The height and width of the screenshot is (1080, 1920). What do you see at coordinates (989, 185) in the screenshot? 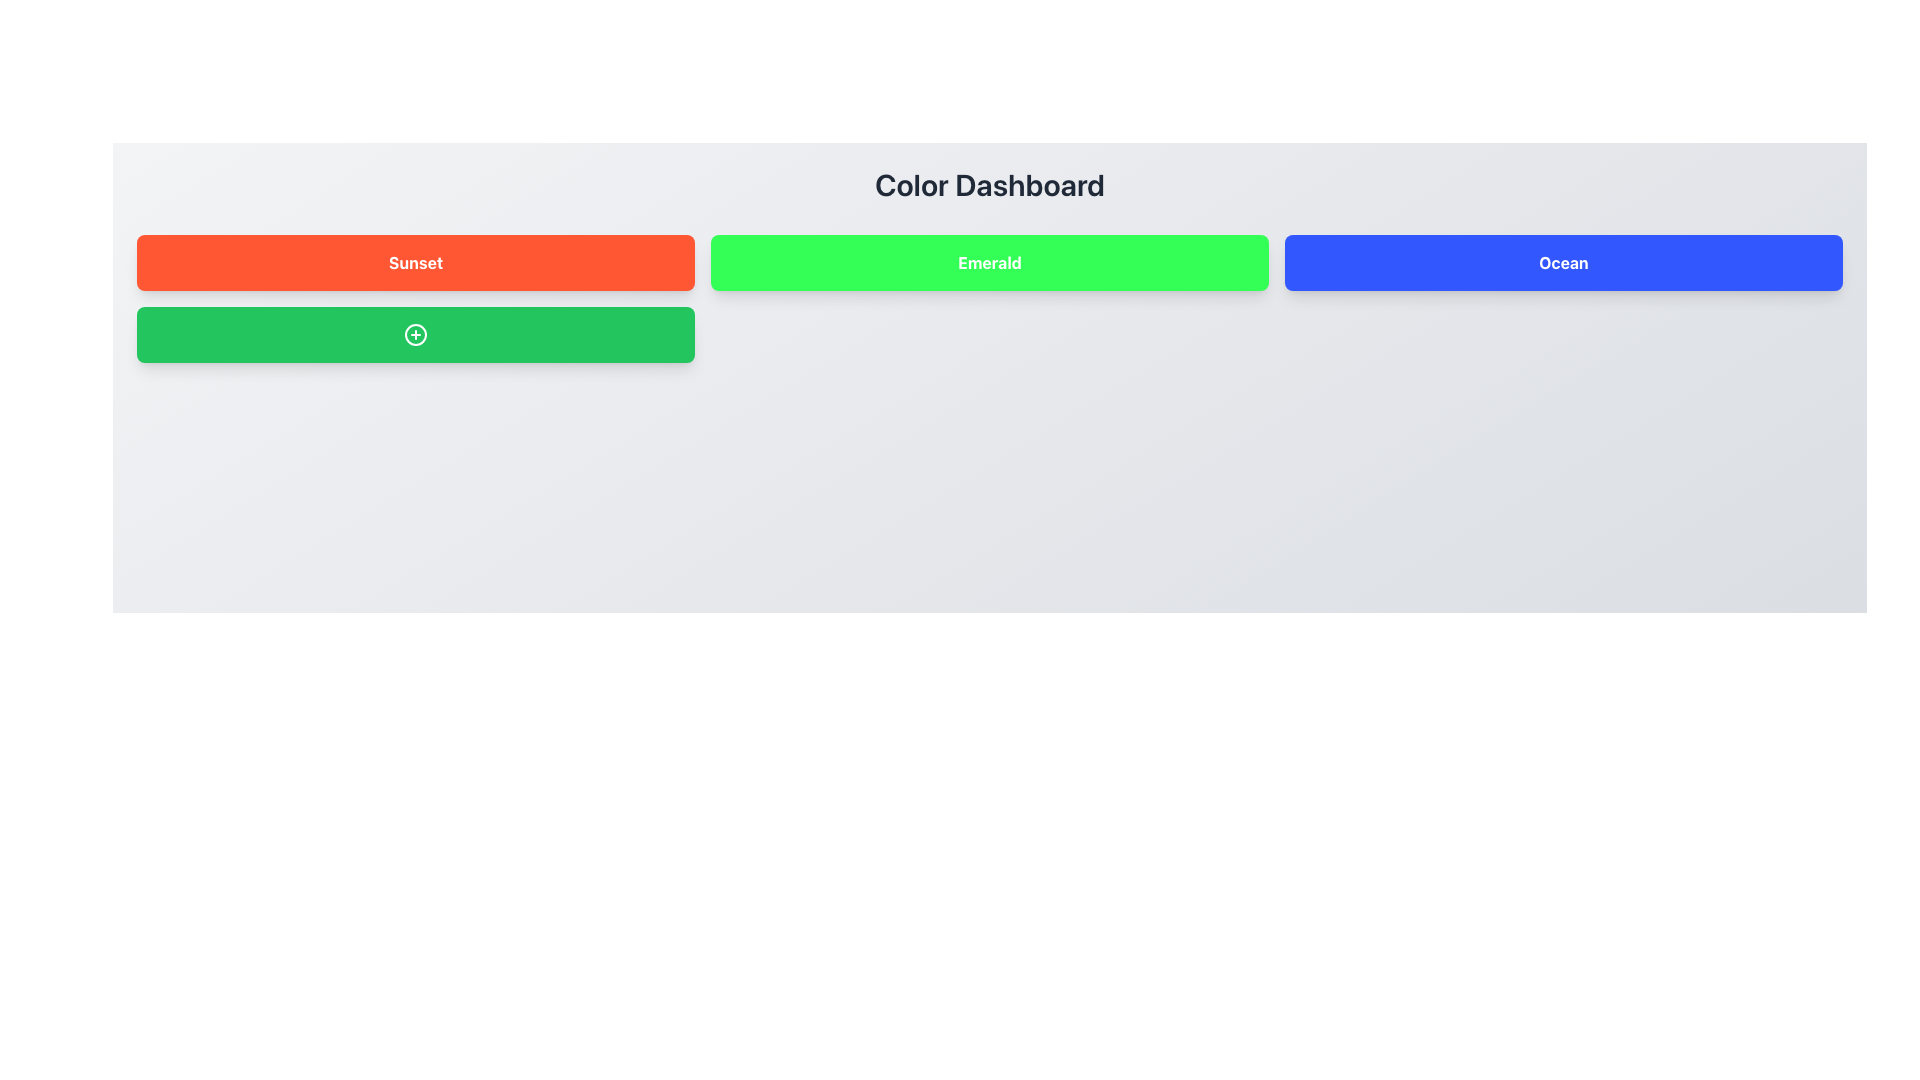
I see `the Text label at the top center of the dashboard, which serves as the title or heading for the interface` at bounding box center [989, 185].